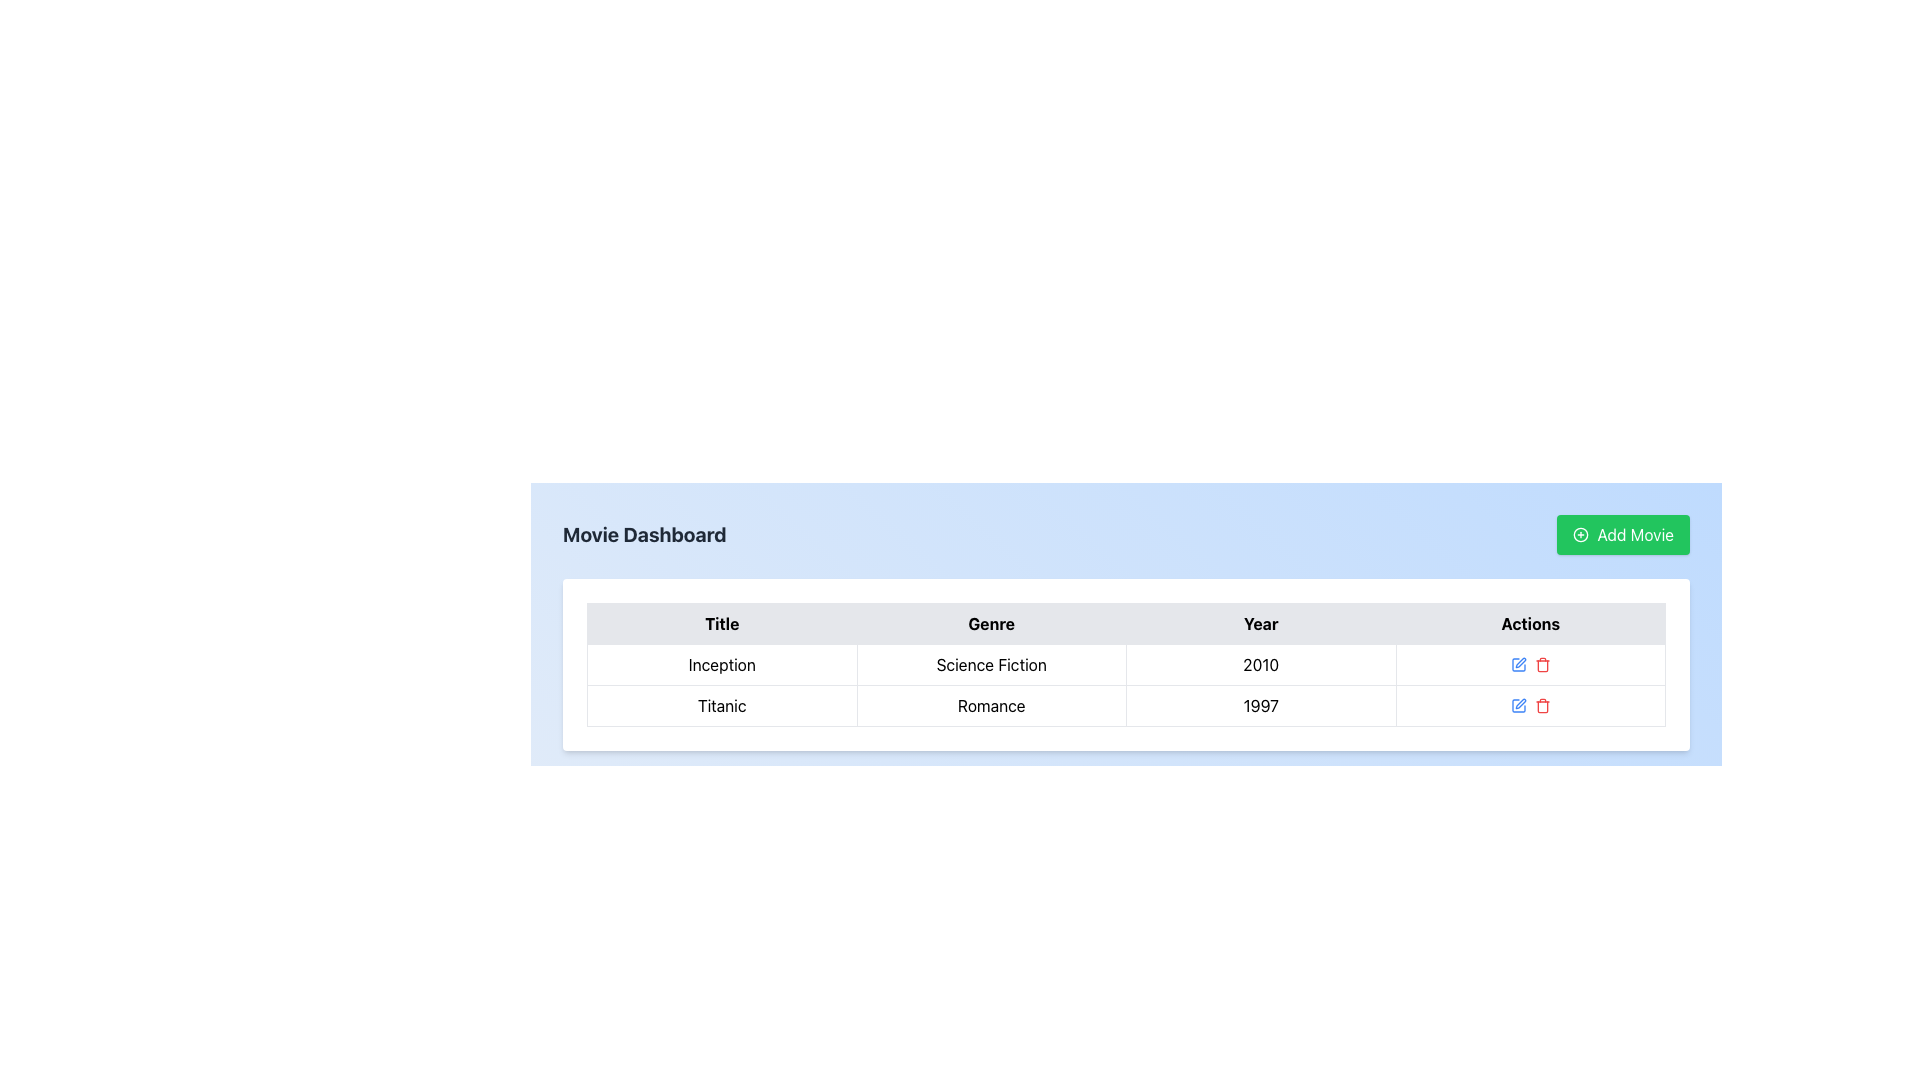  I want to click on the 'Add Movie' button located at the top-right corner of the movie dashboard, which contains a circle icon as part of its design, so click(1580, 534).